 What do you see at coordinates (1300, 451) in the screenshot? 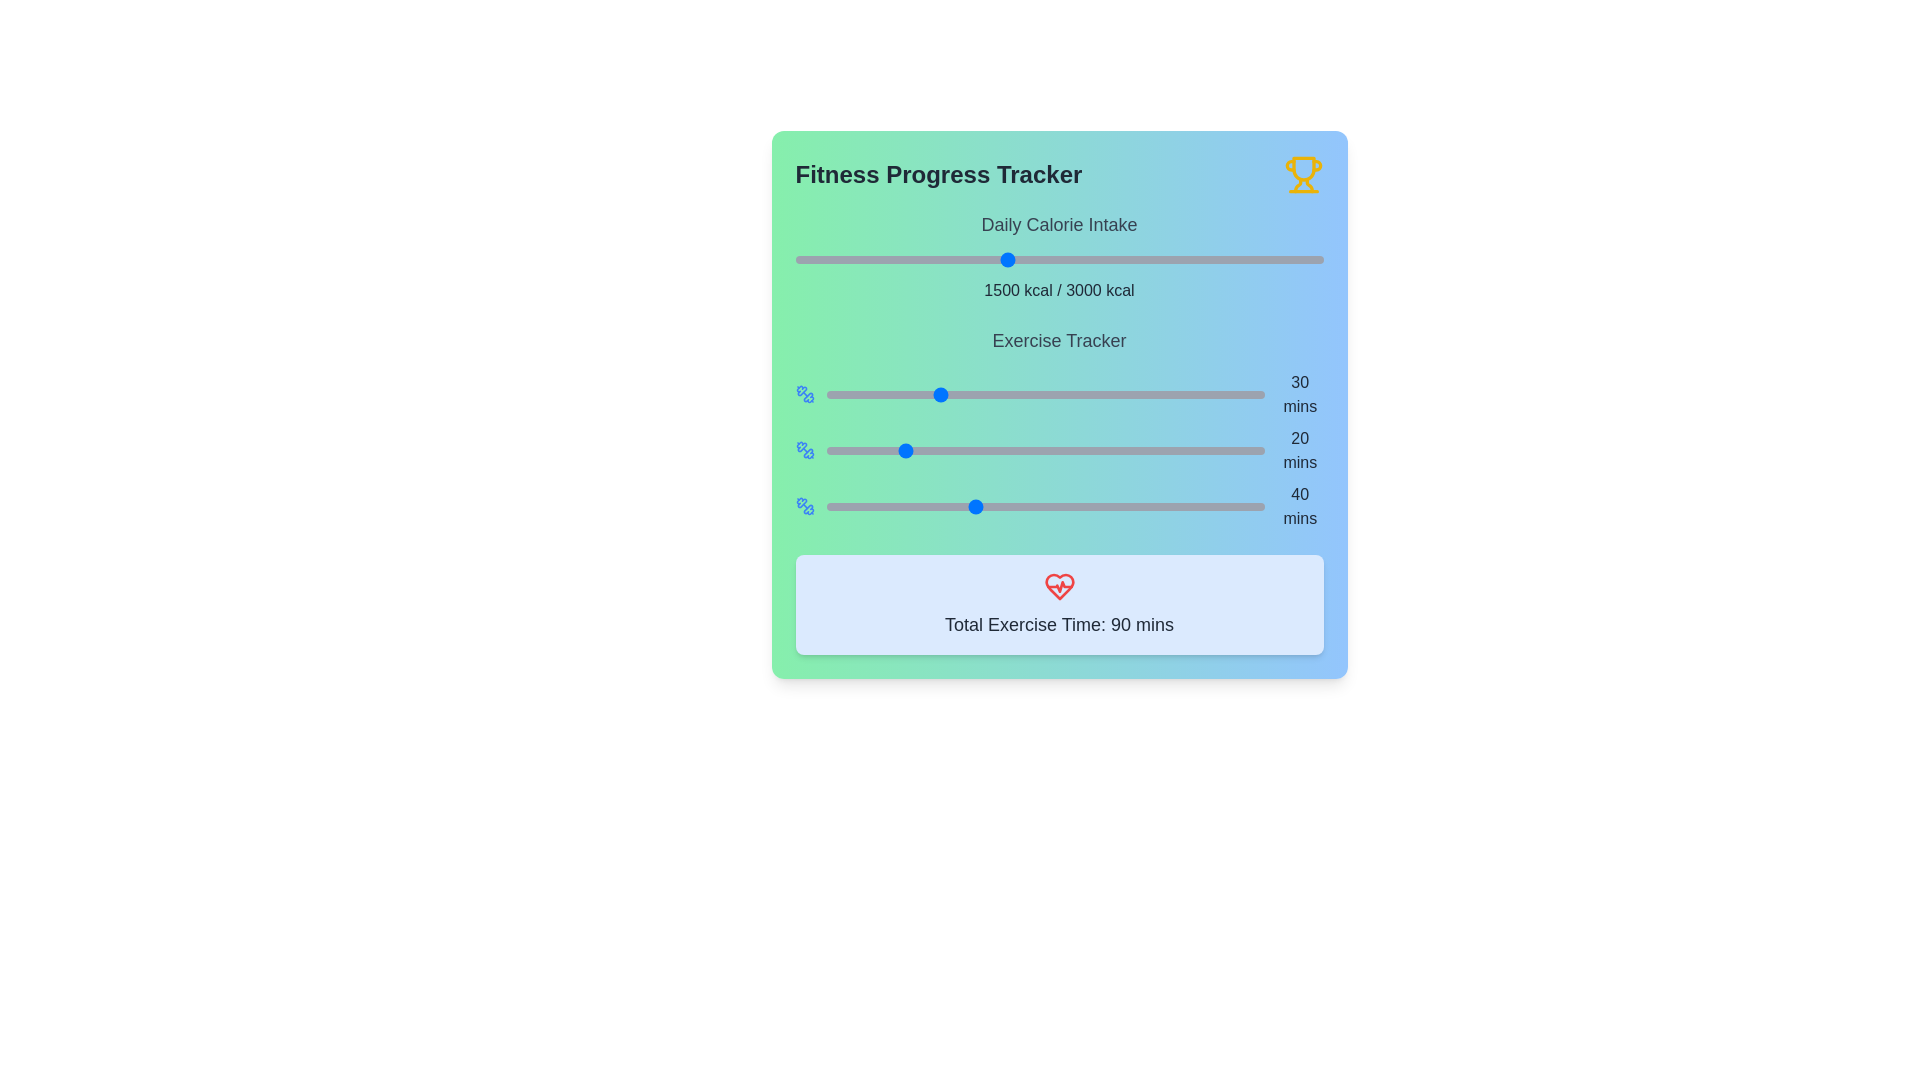
I see `the informational text label that displays the current value (20 minutes) next to the associated slider in the 'Exercise Tracker' section` at bounding box center [1300, 451].